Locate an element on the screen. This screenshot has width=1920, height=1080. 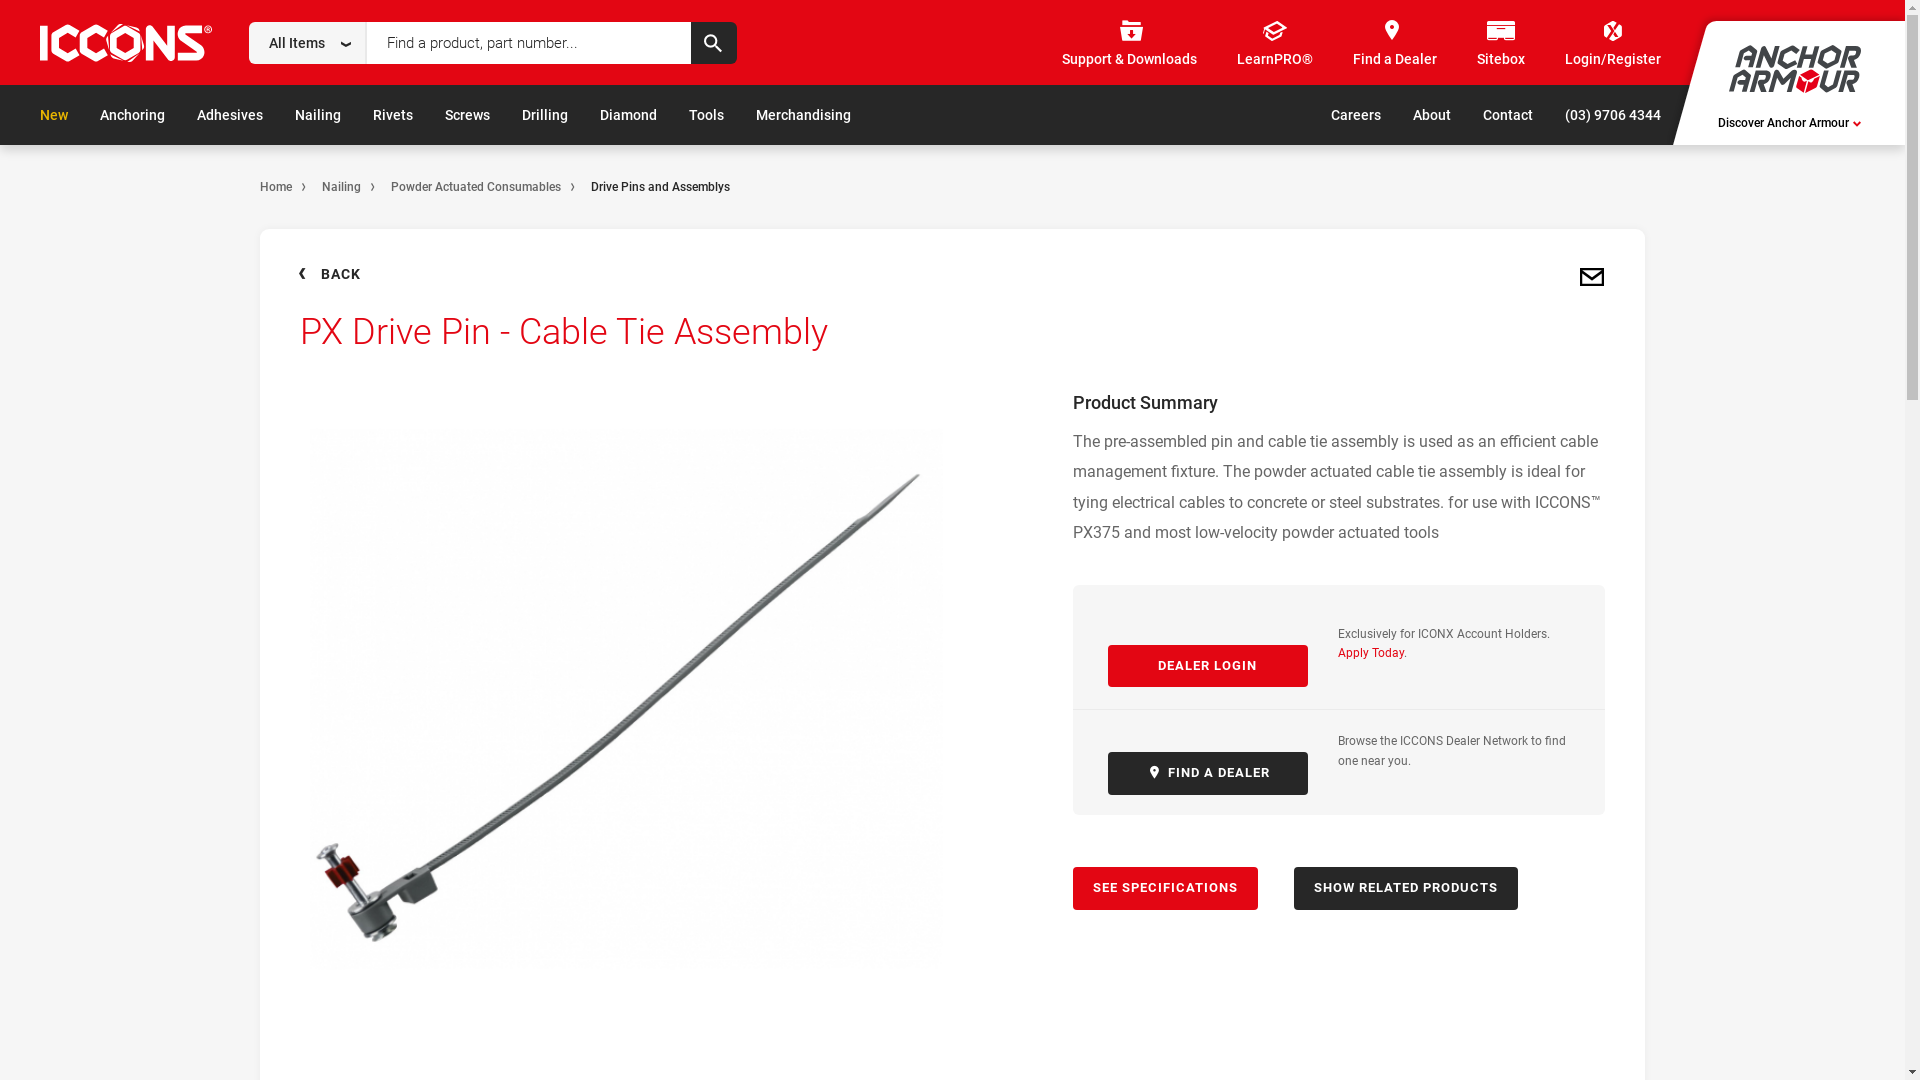
'Contact' is located at coordinates (1507, 115).